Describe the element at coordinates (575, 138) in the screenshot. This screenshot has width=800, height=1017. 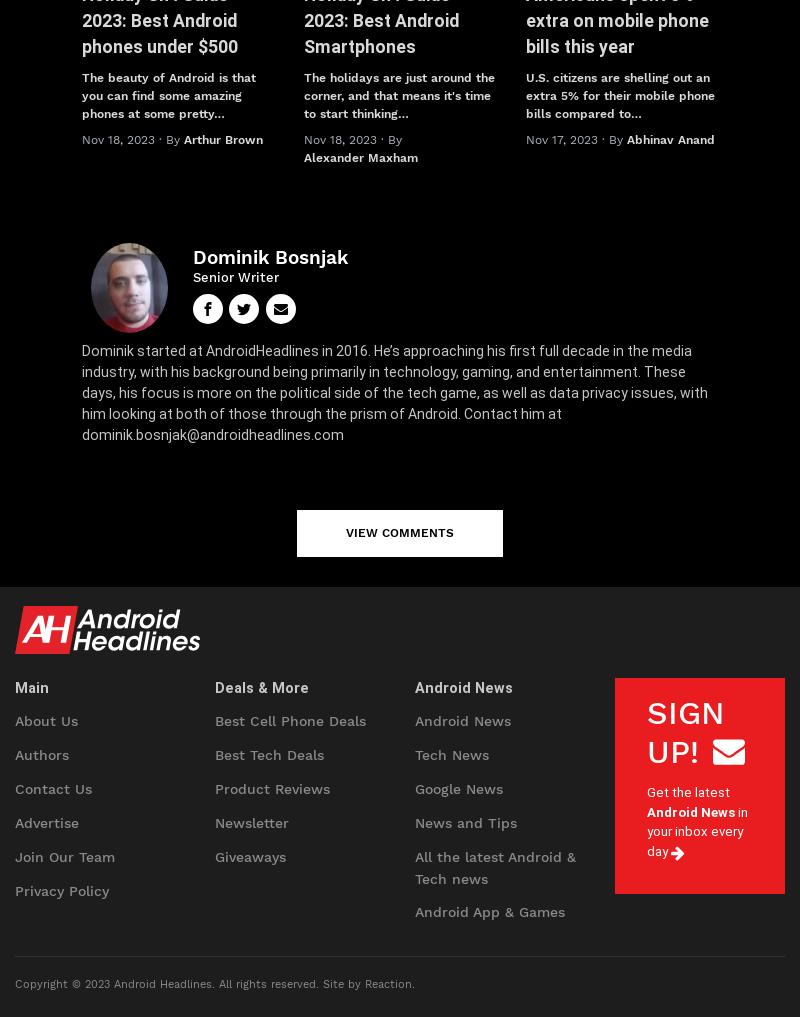
I see `'Nov 17, 2023 ·
By'` at that location.